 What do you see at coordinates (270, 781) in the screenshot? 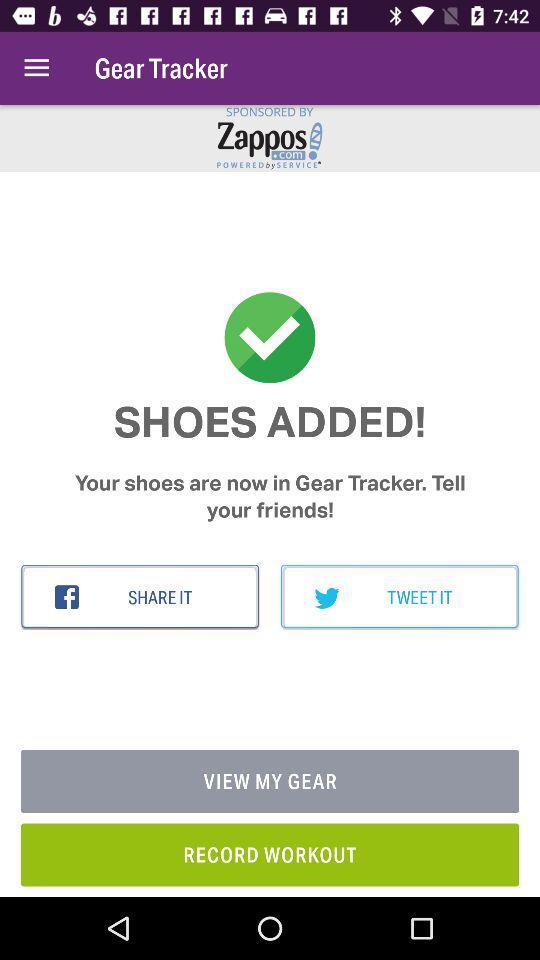
I see `the view my gear` at bounding box center [270, 781].